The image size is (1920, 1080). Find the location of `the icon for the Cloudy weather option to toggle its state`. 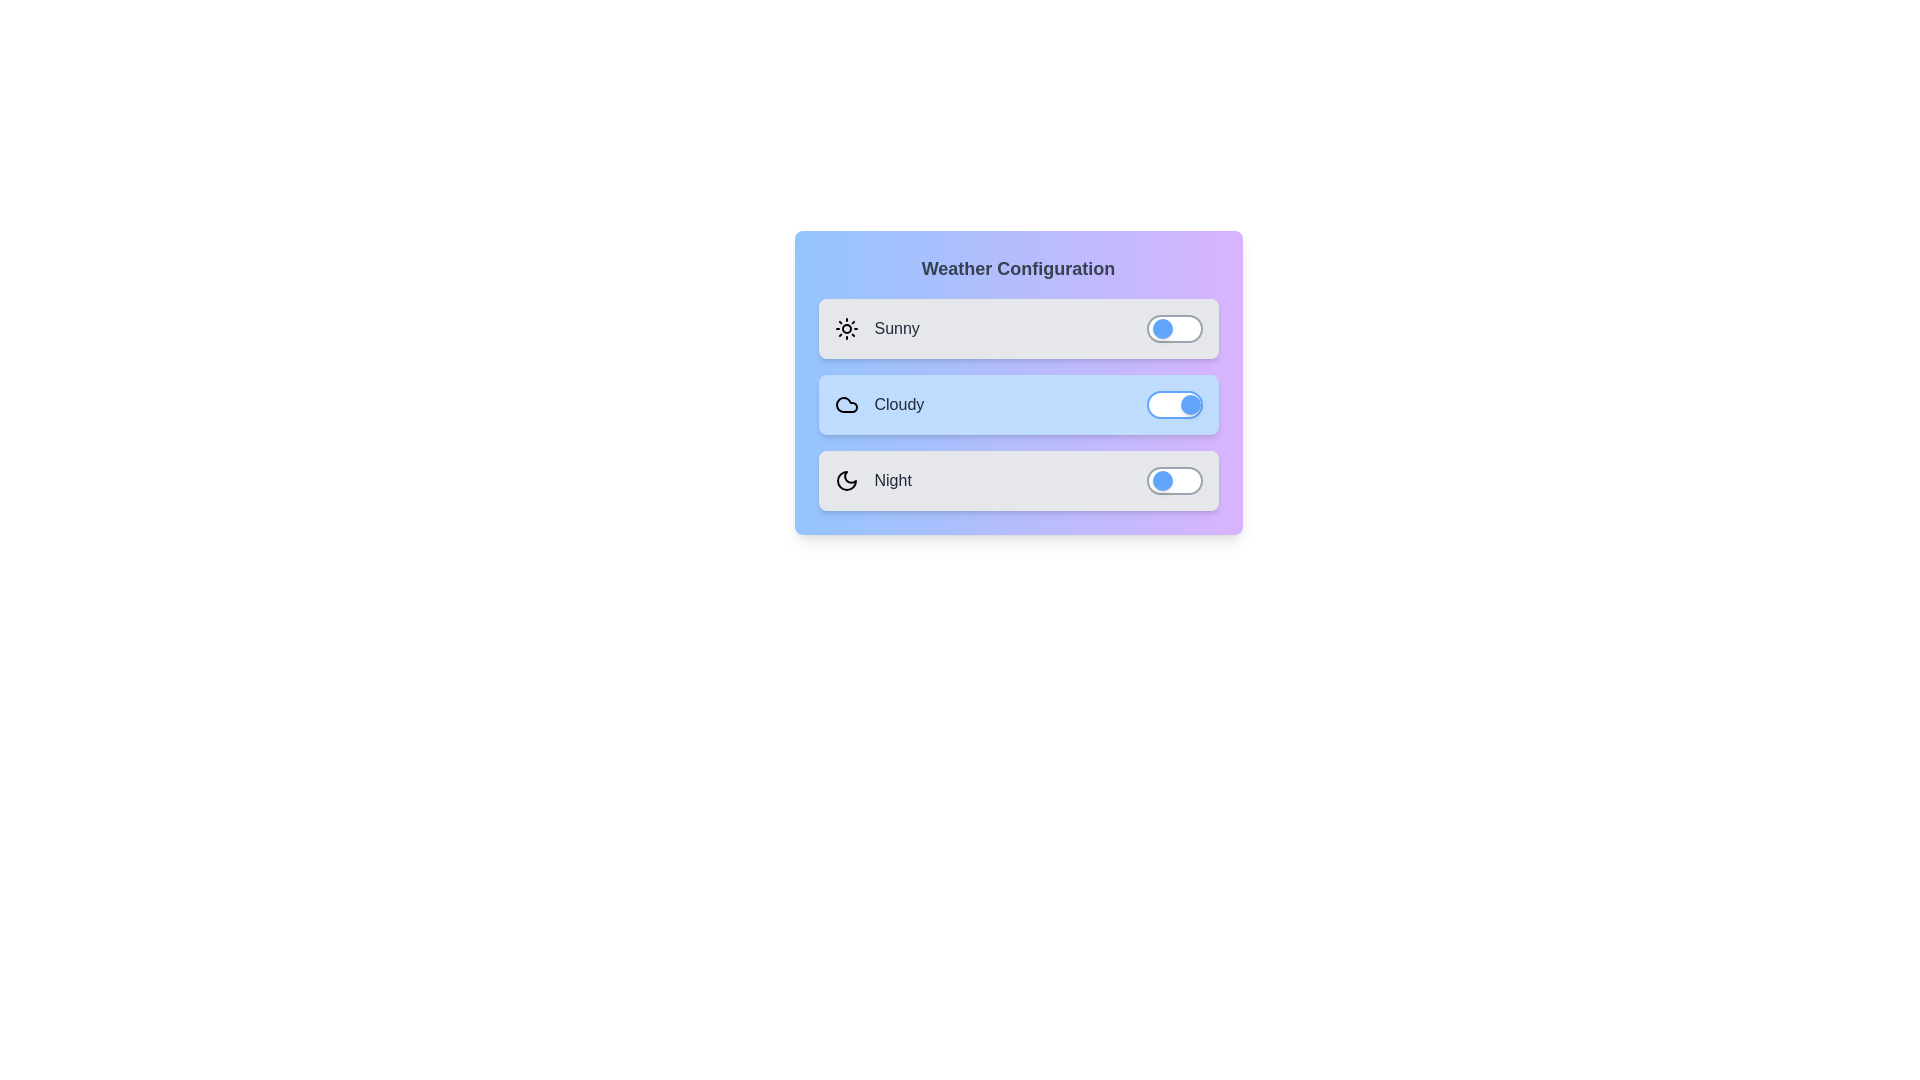

the icon for the Cloudy weather option to toggle its state is located at coordinates (846, 405).